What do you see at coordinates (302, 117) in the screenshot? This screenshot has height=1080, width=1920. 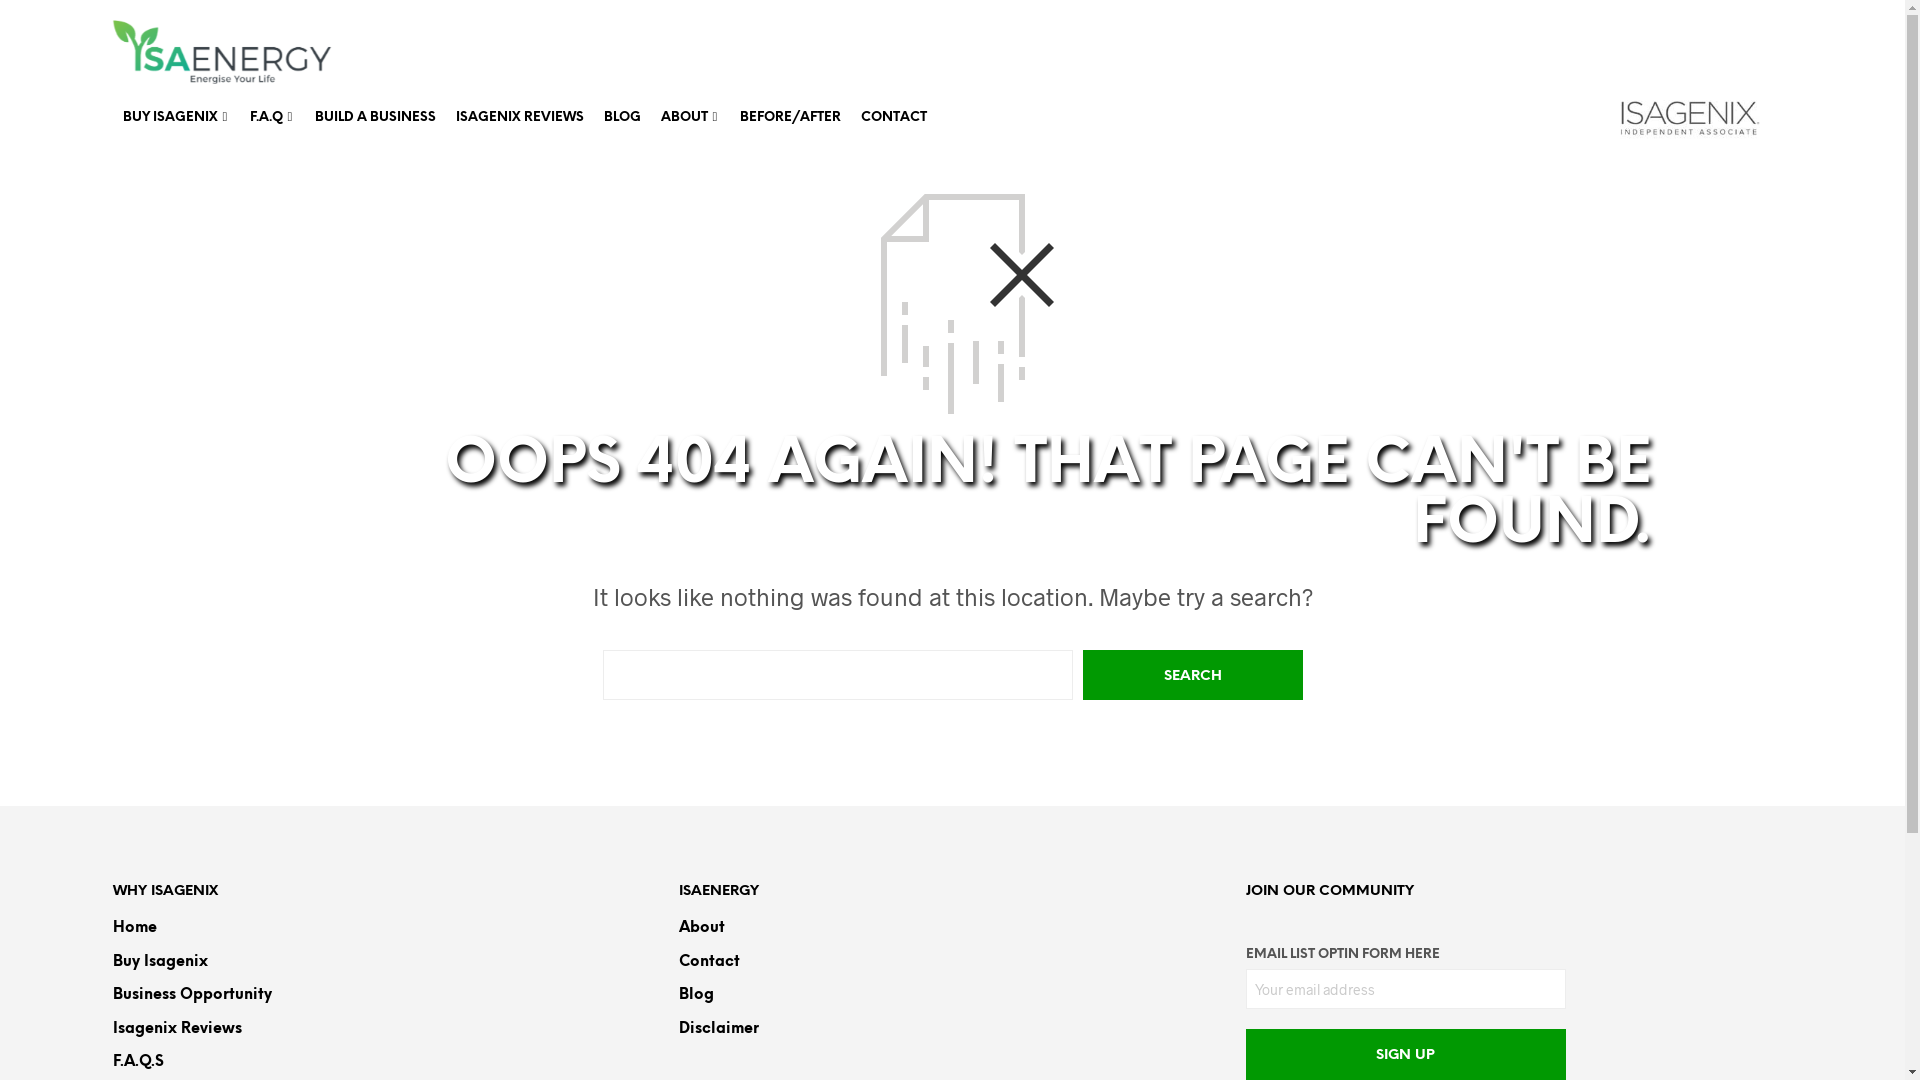 I see `'BUILD A BUSINESS'` at bounding box center [302, 117].